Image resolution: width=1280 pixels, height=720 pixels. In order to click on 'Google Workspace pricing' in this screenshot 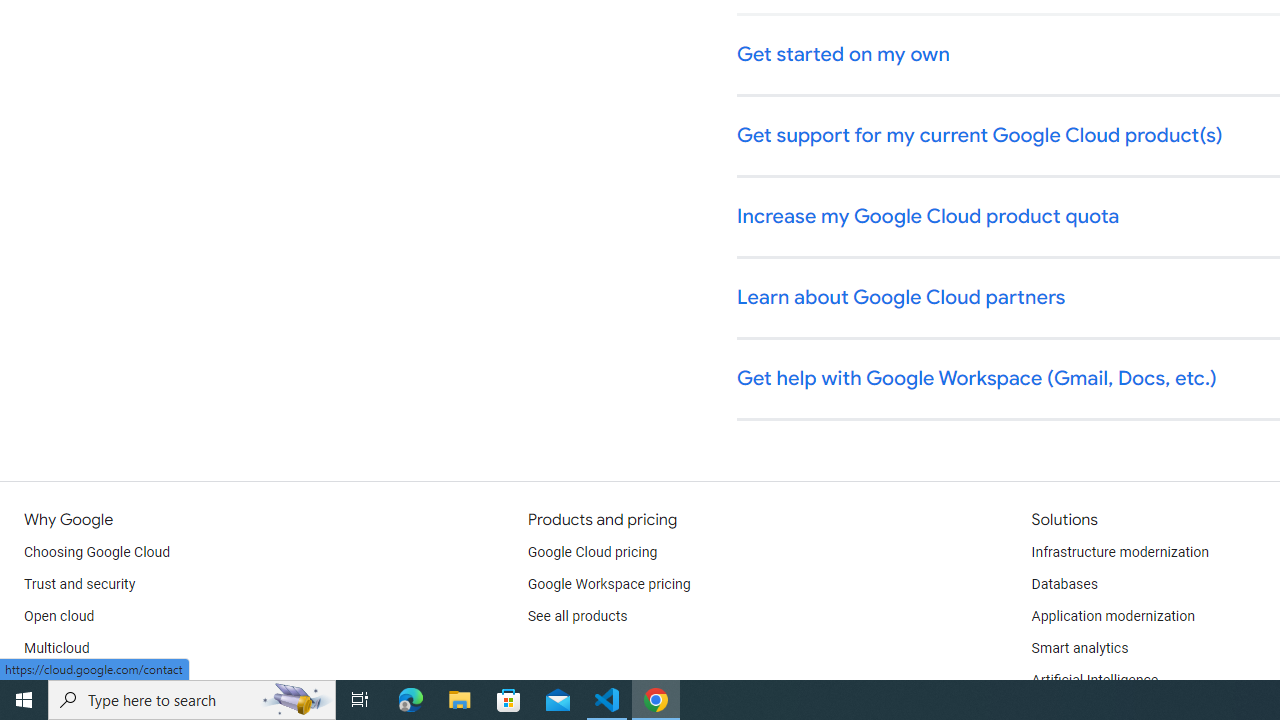, I will do `click(608, 585)`.